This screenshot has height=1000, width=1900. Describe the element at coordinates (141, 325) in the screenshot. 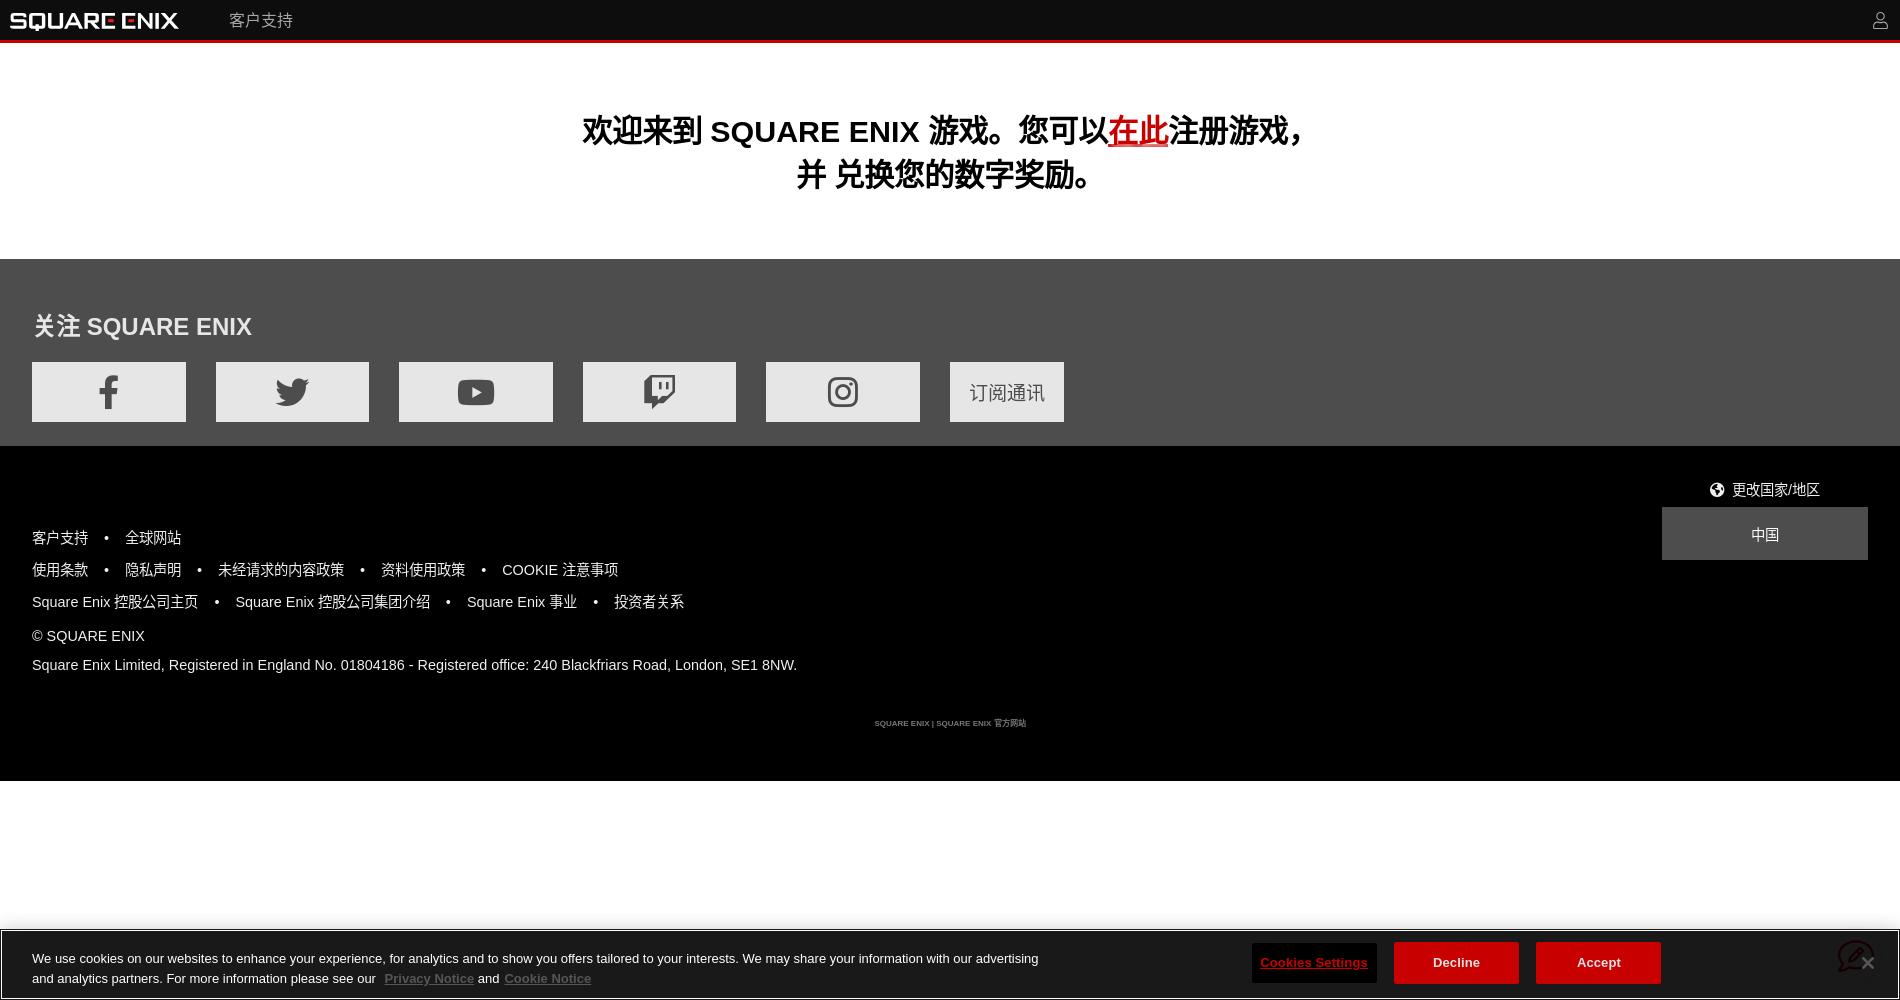

I see `'关注 SQUARE ENIX'` at that location.